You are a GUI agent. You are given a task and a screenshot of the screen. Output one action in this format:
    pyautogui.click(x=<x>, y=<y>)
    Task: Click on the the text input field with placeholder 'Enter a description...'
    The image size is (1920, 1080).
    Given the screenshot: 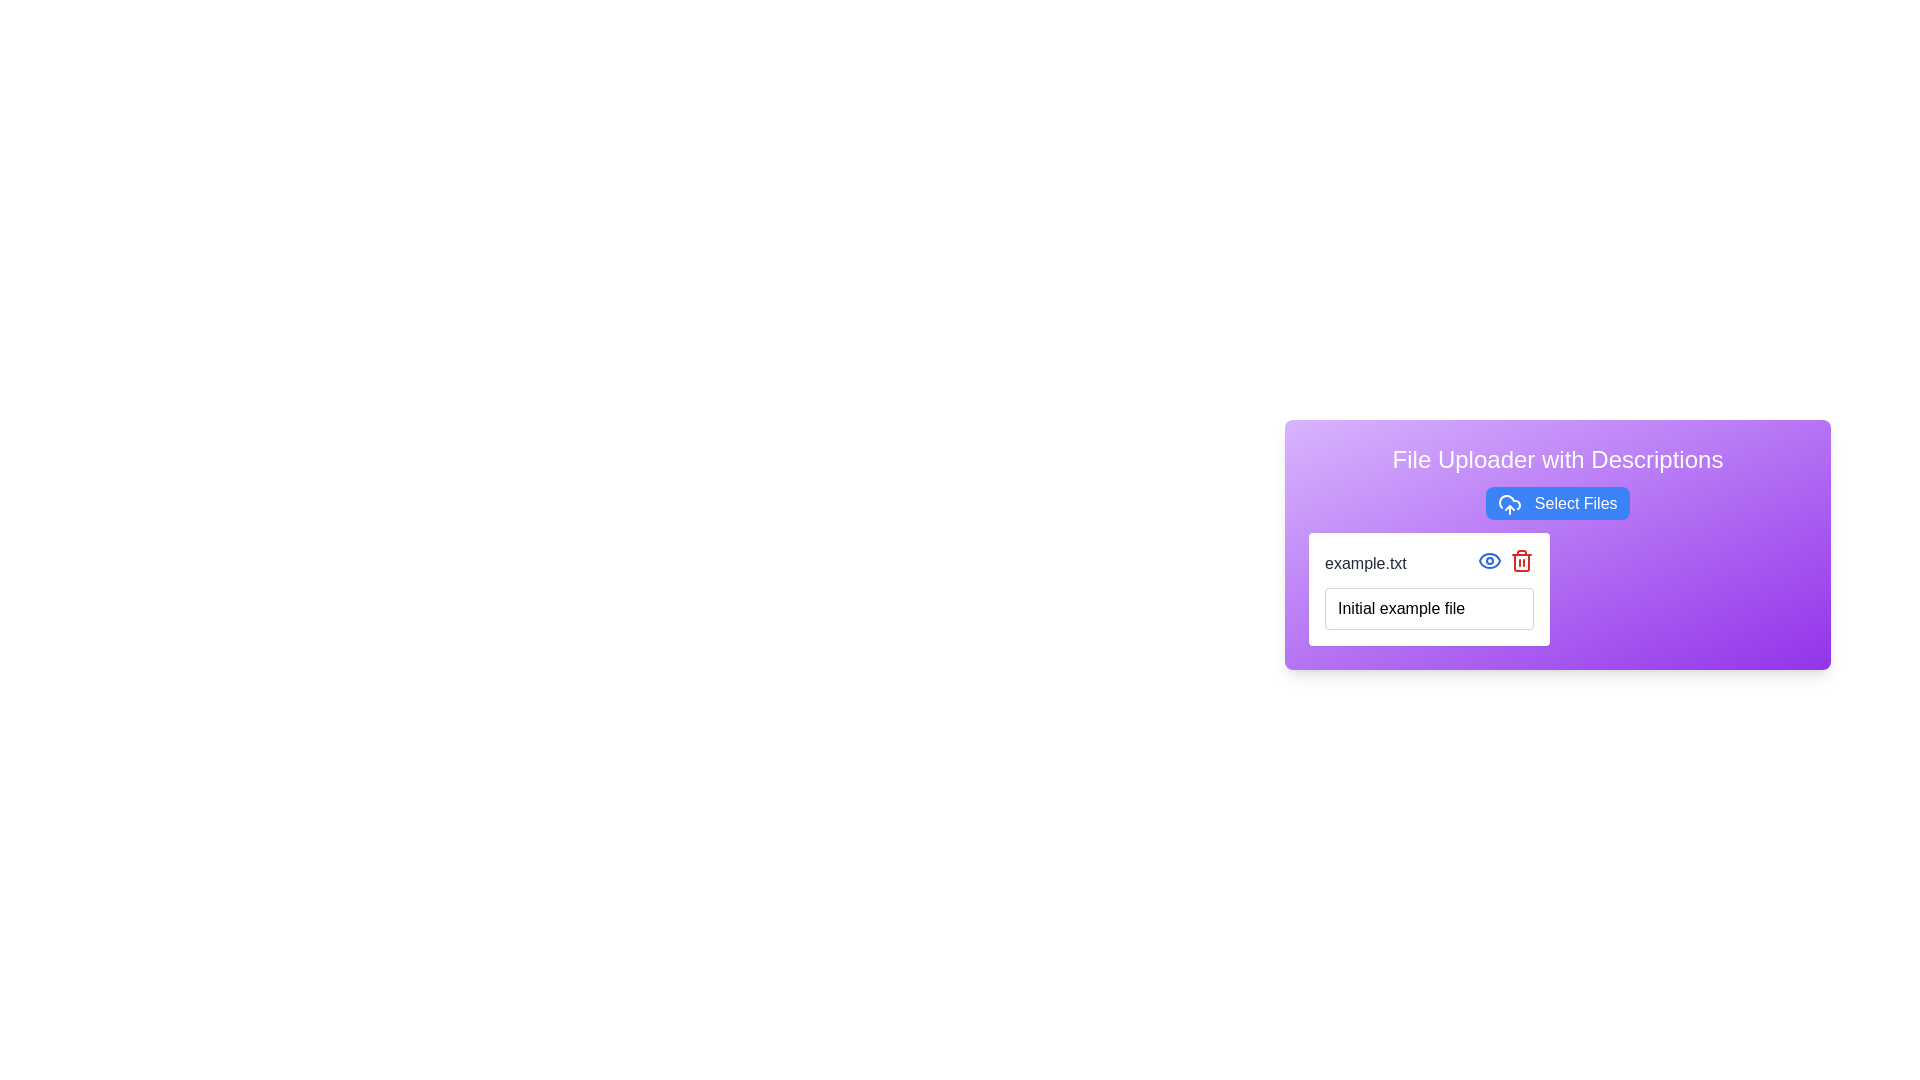 What is the action you would take?
    pyautogui.click(x=1428, y=607)
    